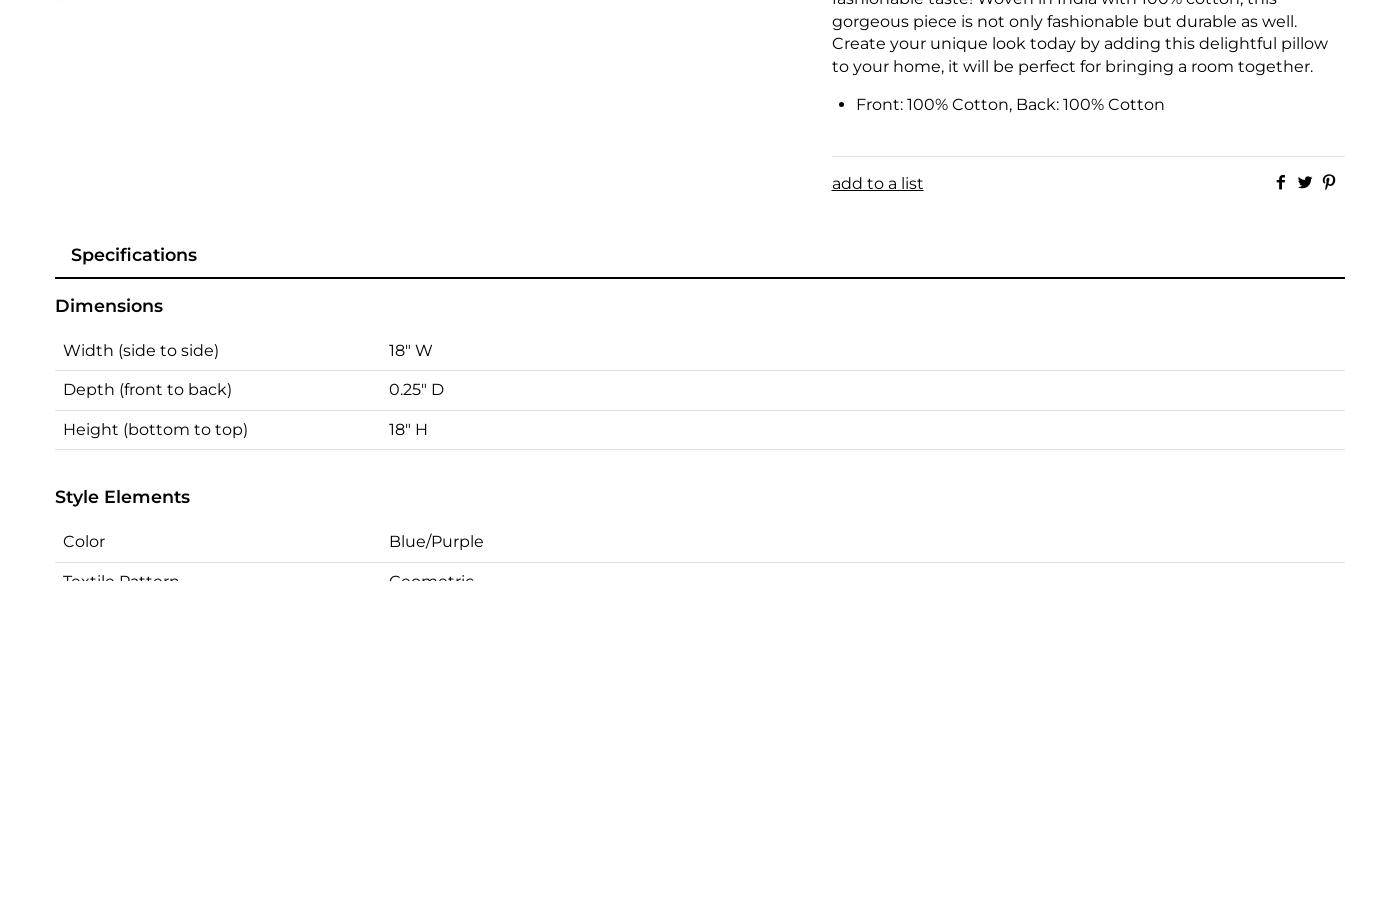 This screenshot has width=1400, height=919. What do you see at coordinates (70, 253) in the screenshot?
I see `'Specifications'` at bounding box center [70, 253].